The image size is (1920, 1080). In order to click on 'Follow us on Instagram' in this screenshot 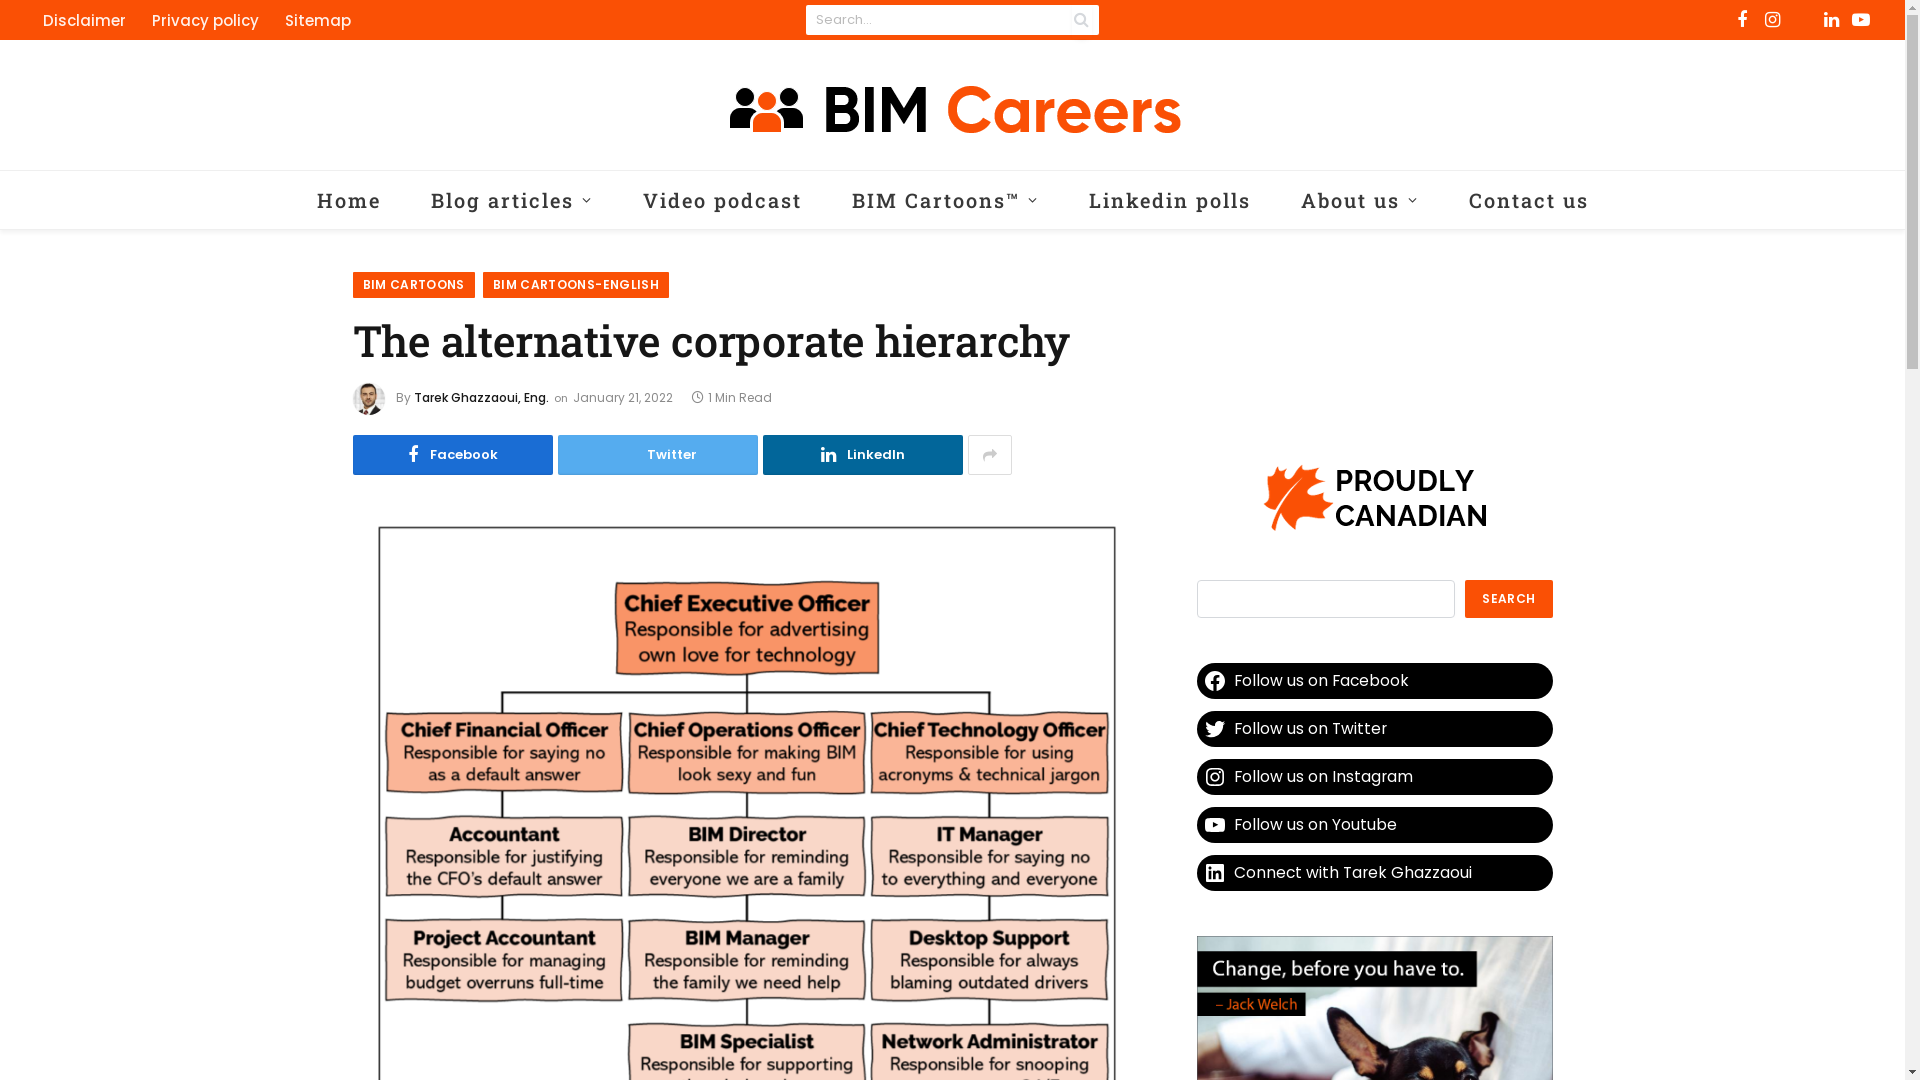, I will do `click(1372, 775)`.